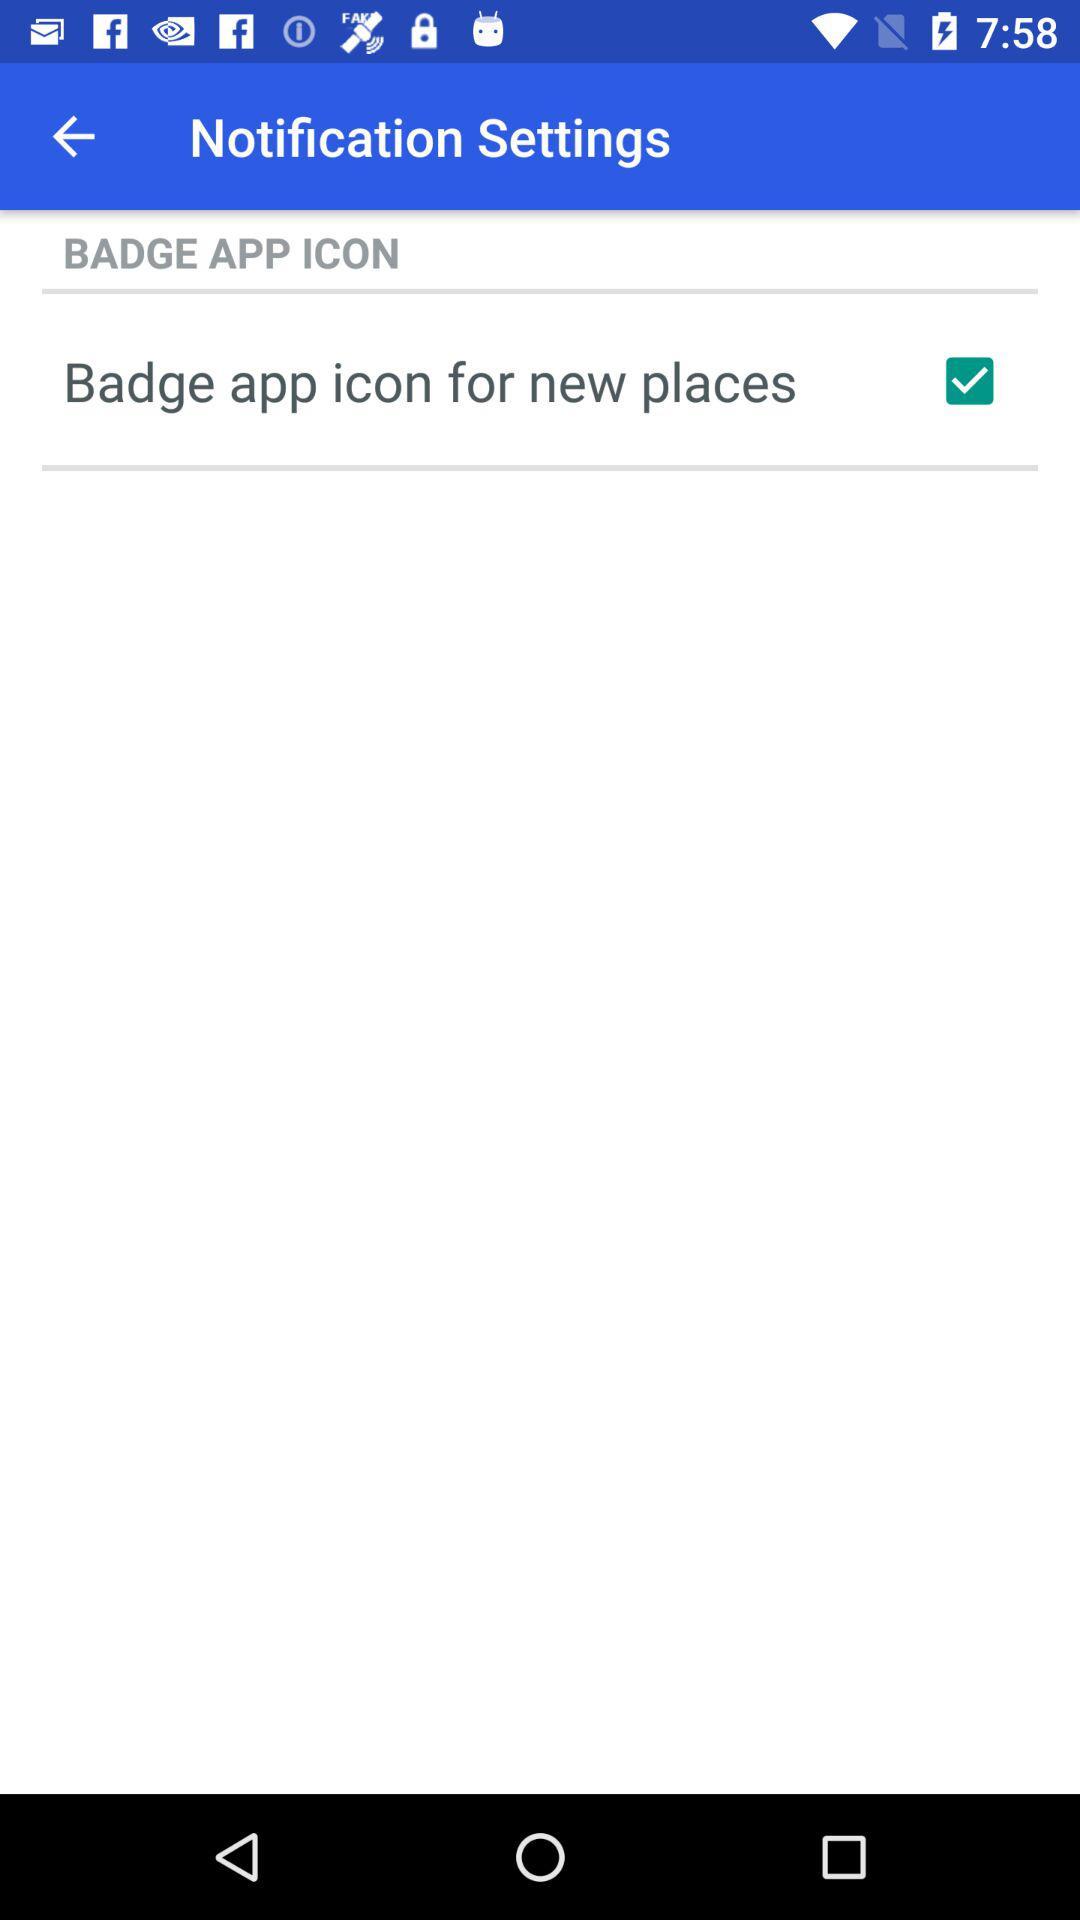  Describe the element at coordinates (968, 380) in the screenshot. I see `new place badge icons` at that location.